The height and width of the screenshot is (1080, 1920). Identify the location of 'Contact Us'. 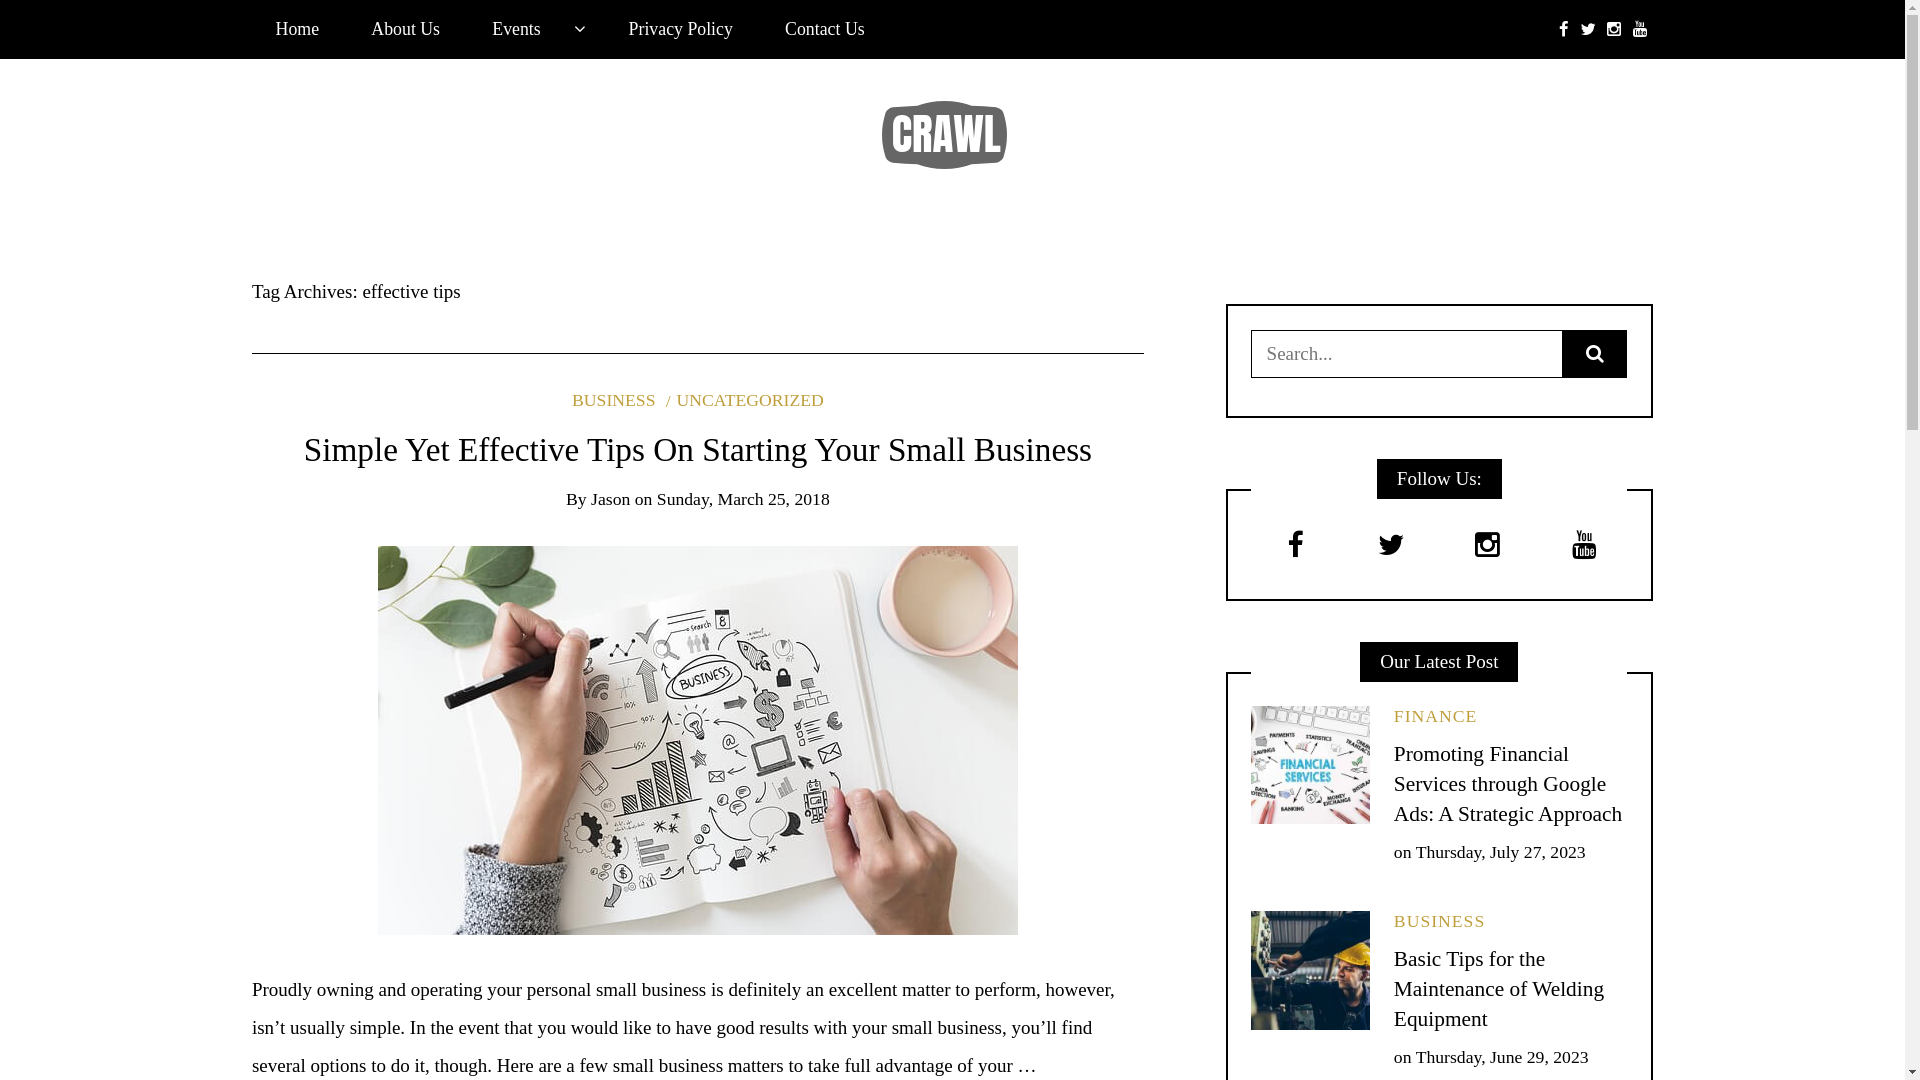
(760, 29).